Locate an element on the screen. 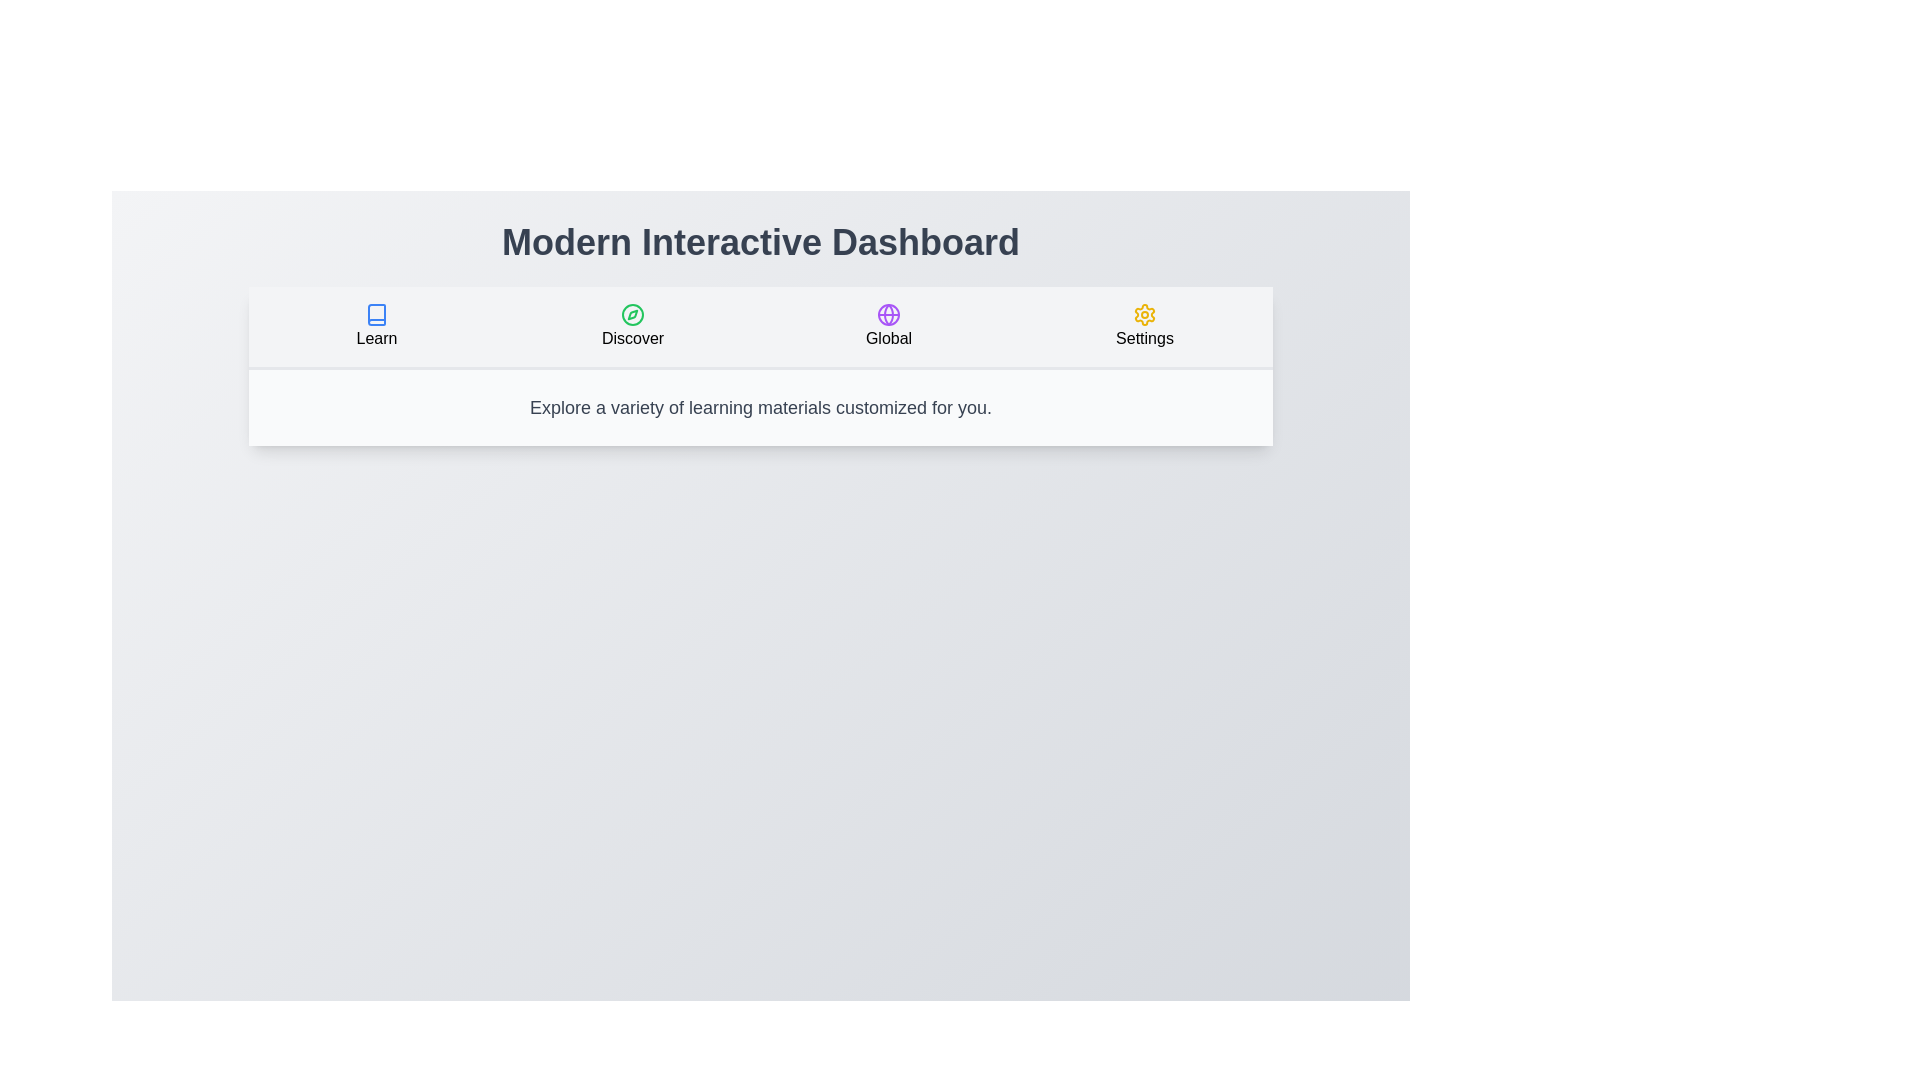 The height and width of the screenshot is (1080, 1920). the 'Settings' navigation button located as the rightmost item in the horizontal navigation menu below the main header 'Modern Interactive Dashboard' is located at coordinates (1145, 326).